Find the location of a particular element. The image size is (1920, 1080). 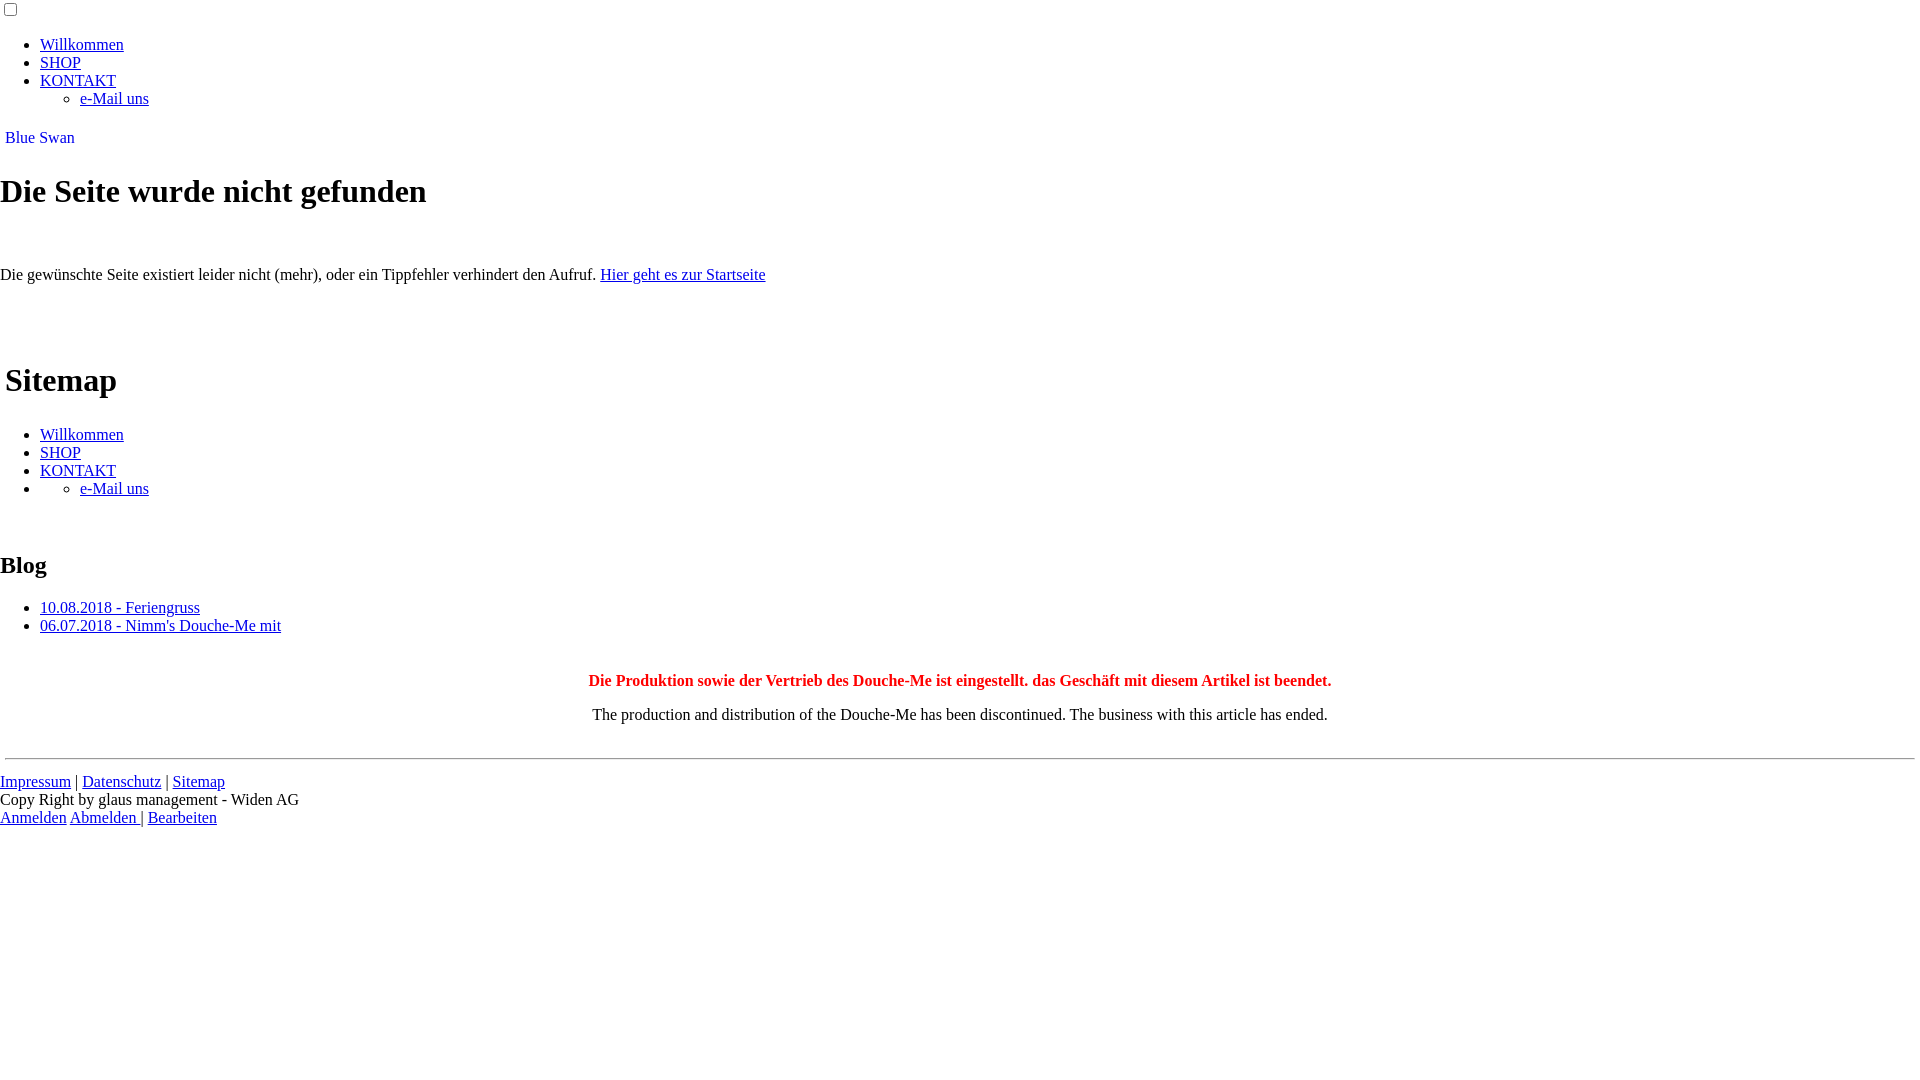

'e-Mail uns' is located at coordinates (113, 488).